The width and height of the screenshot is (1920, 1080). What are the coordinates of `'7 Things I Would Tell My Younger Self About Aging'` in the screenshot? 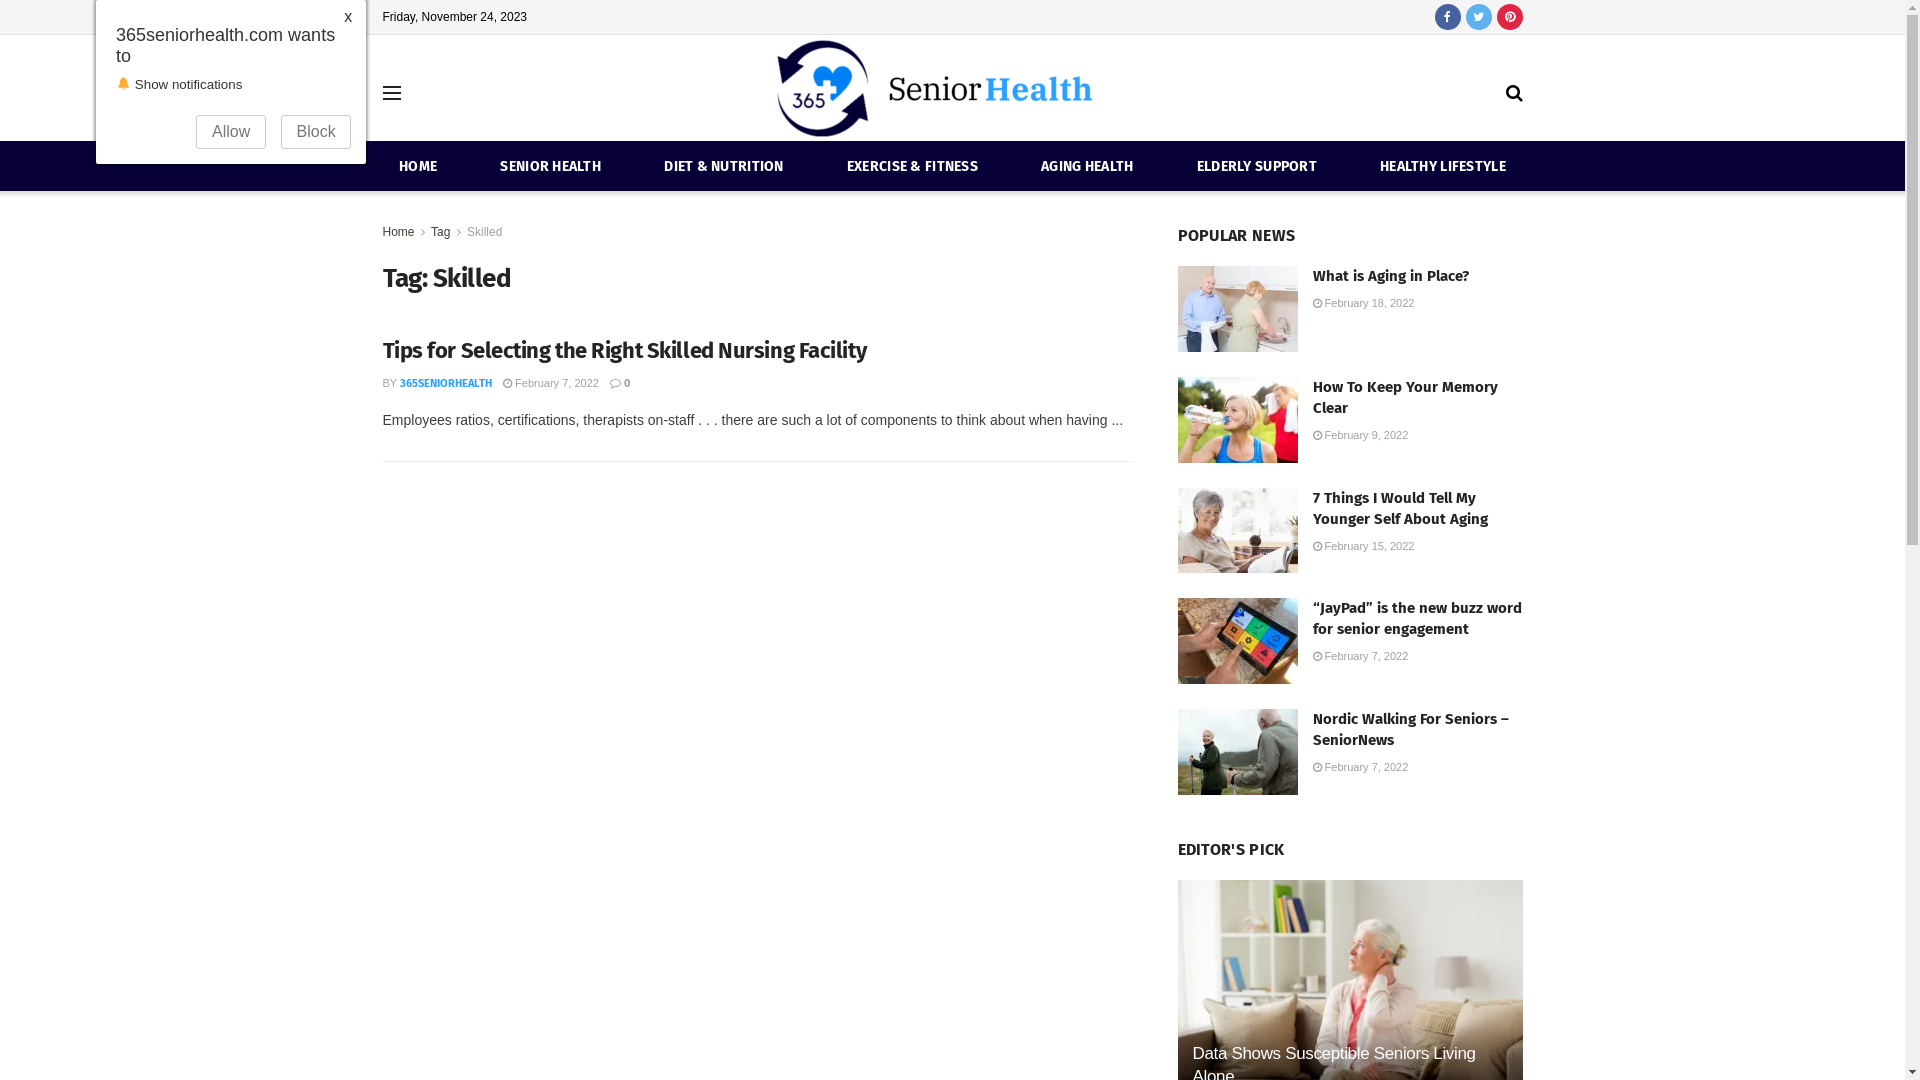 It's located at (1311, 507).